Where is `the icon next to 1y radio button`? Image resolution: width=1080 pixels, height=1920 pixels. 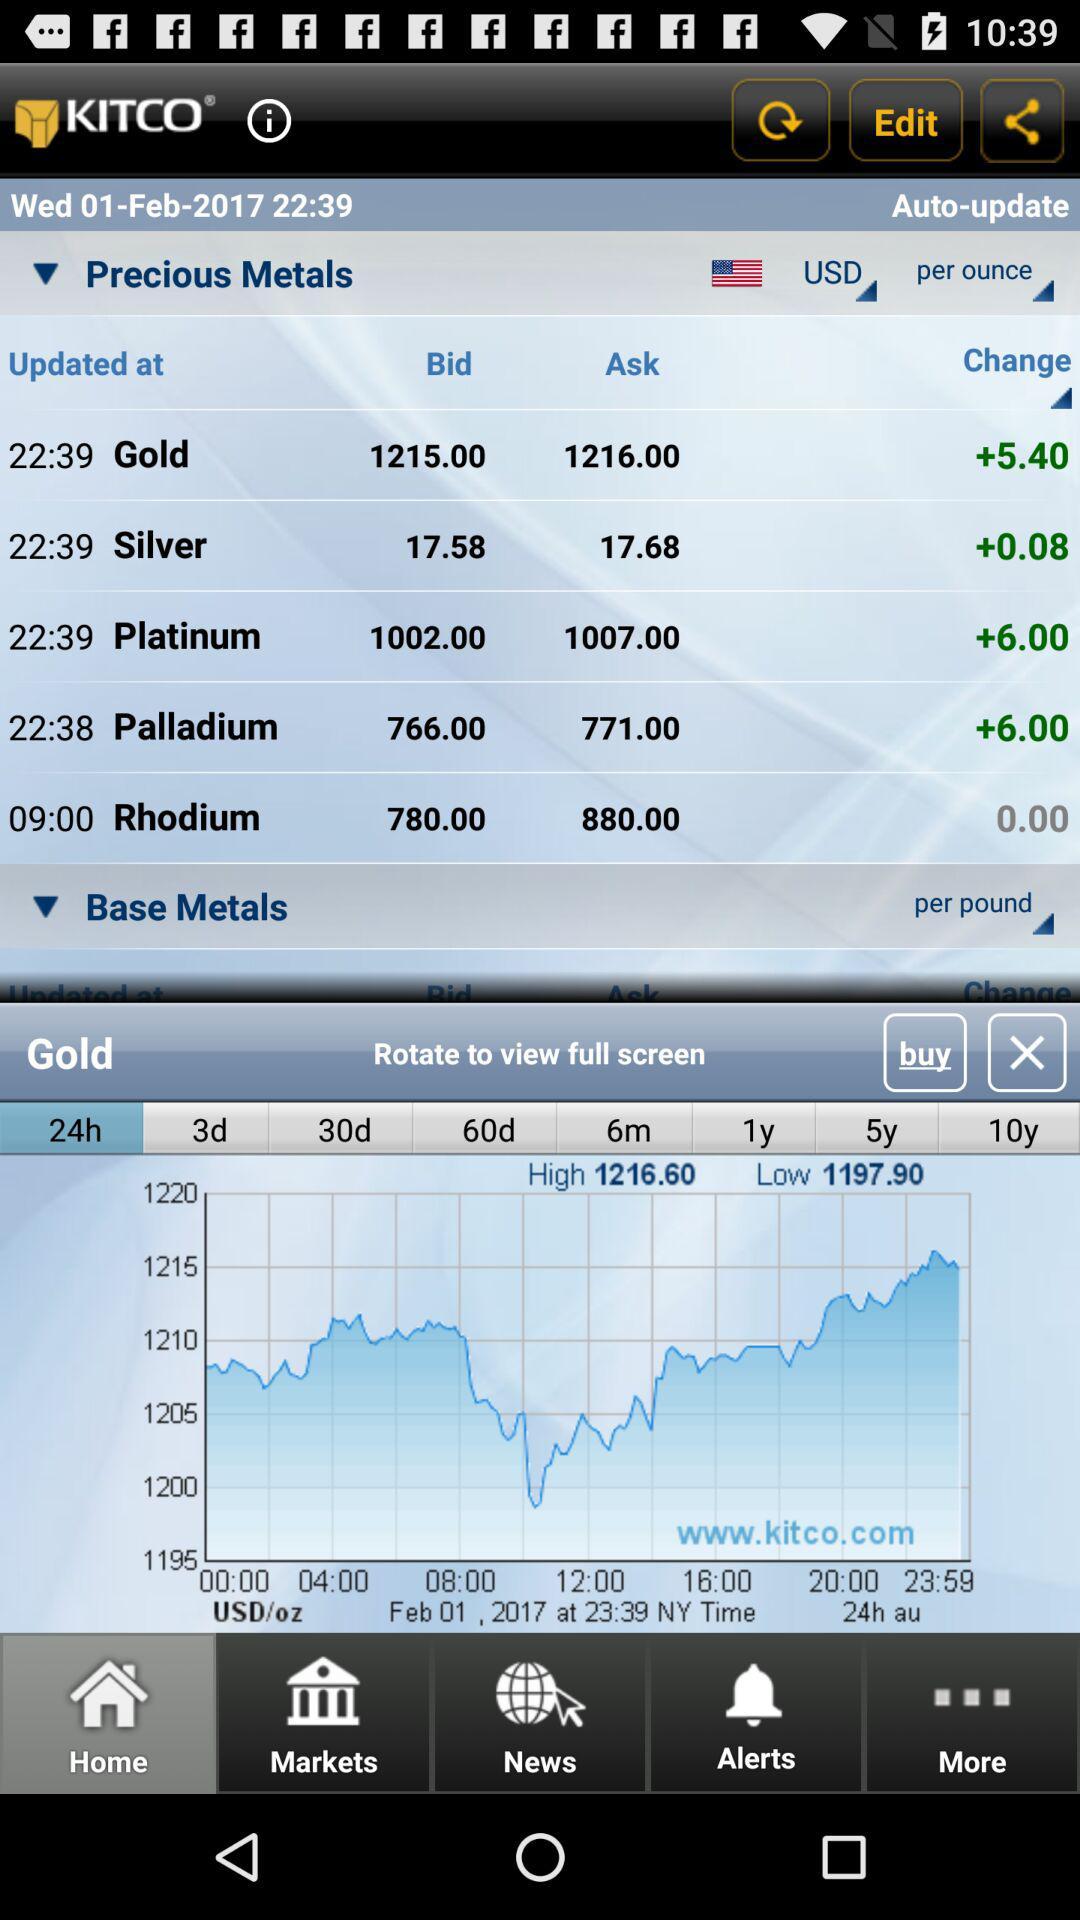
the icon next to 1y radio button is located at coordinates (876, 1129).